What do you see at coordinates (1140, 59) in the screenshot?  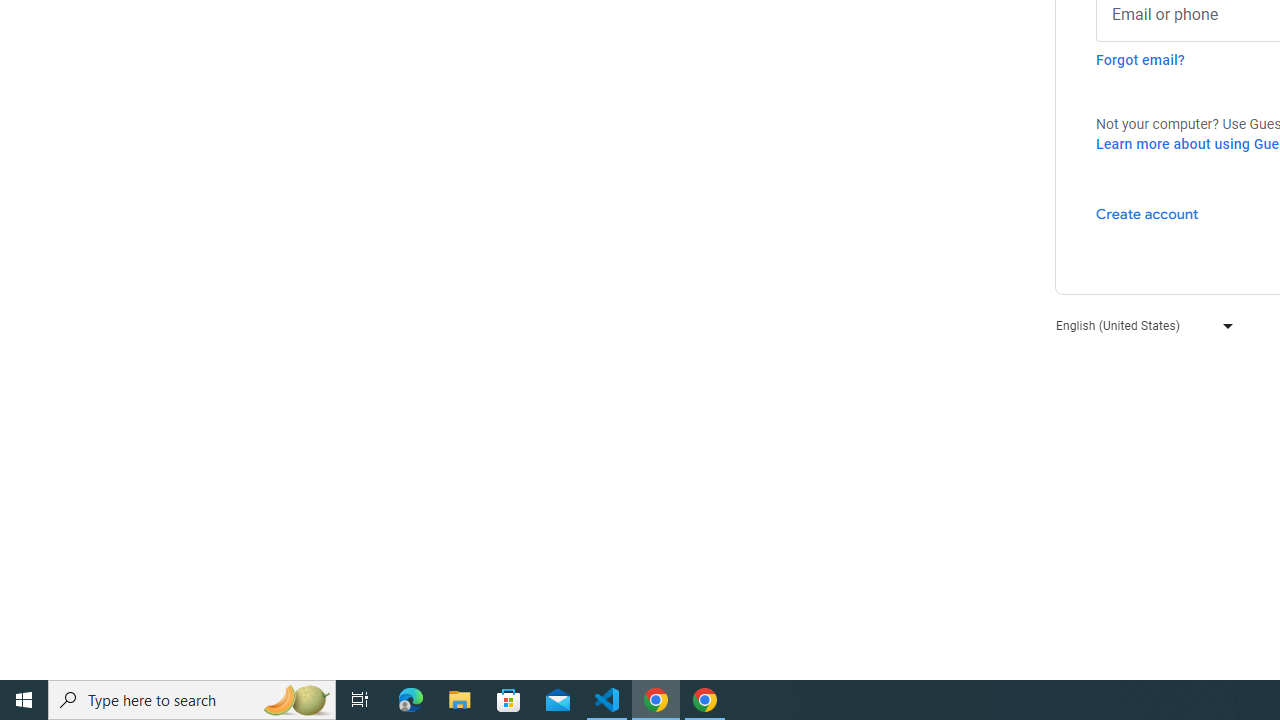 I see `'Forgot email?'` at bounding box center [1140, 59].